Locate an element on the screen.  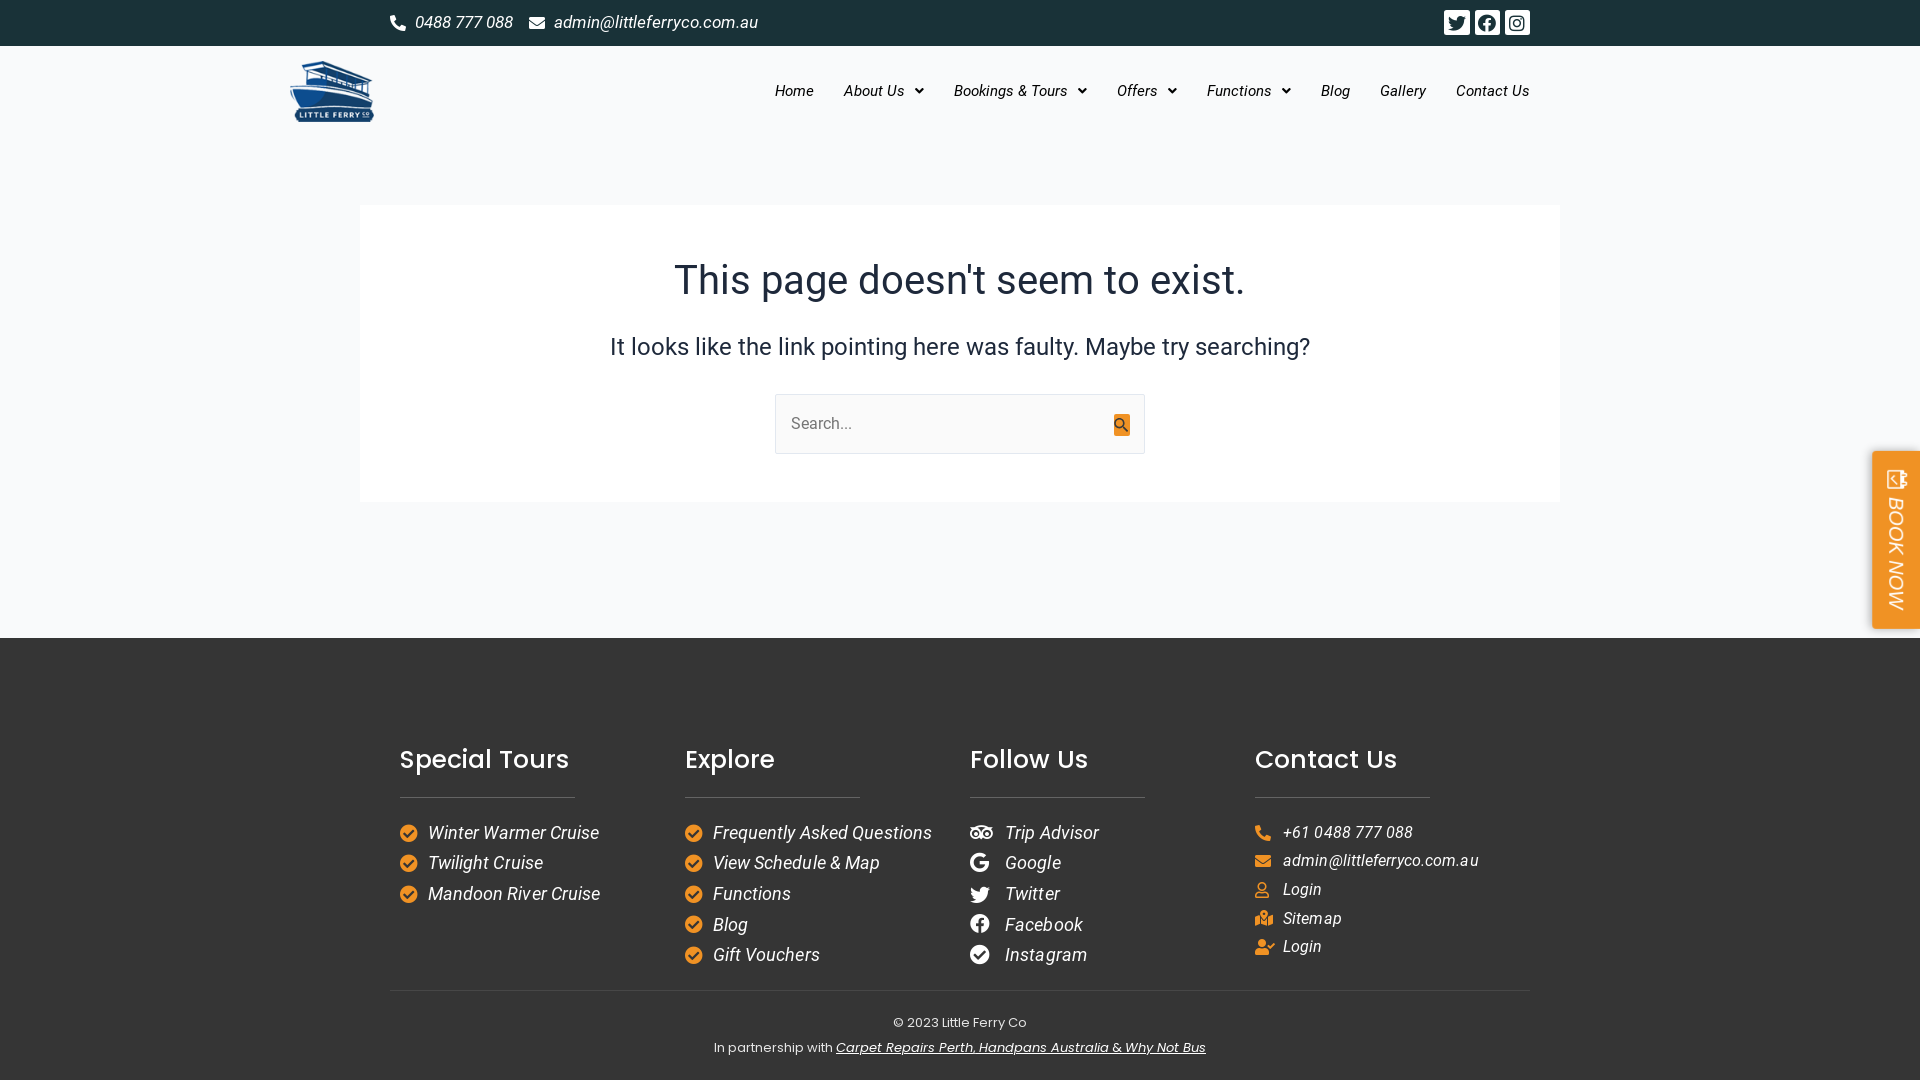
'Gallery' is located at coordinates (1400, 91).